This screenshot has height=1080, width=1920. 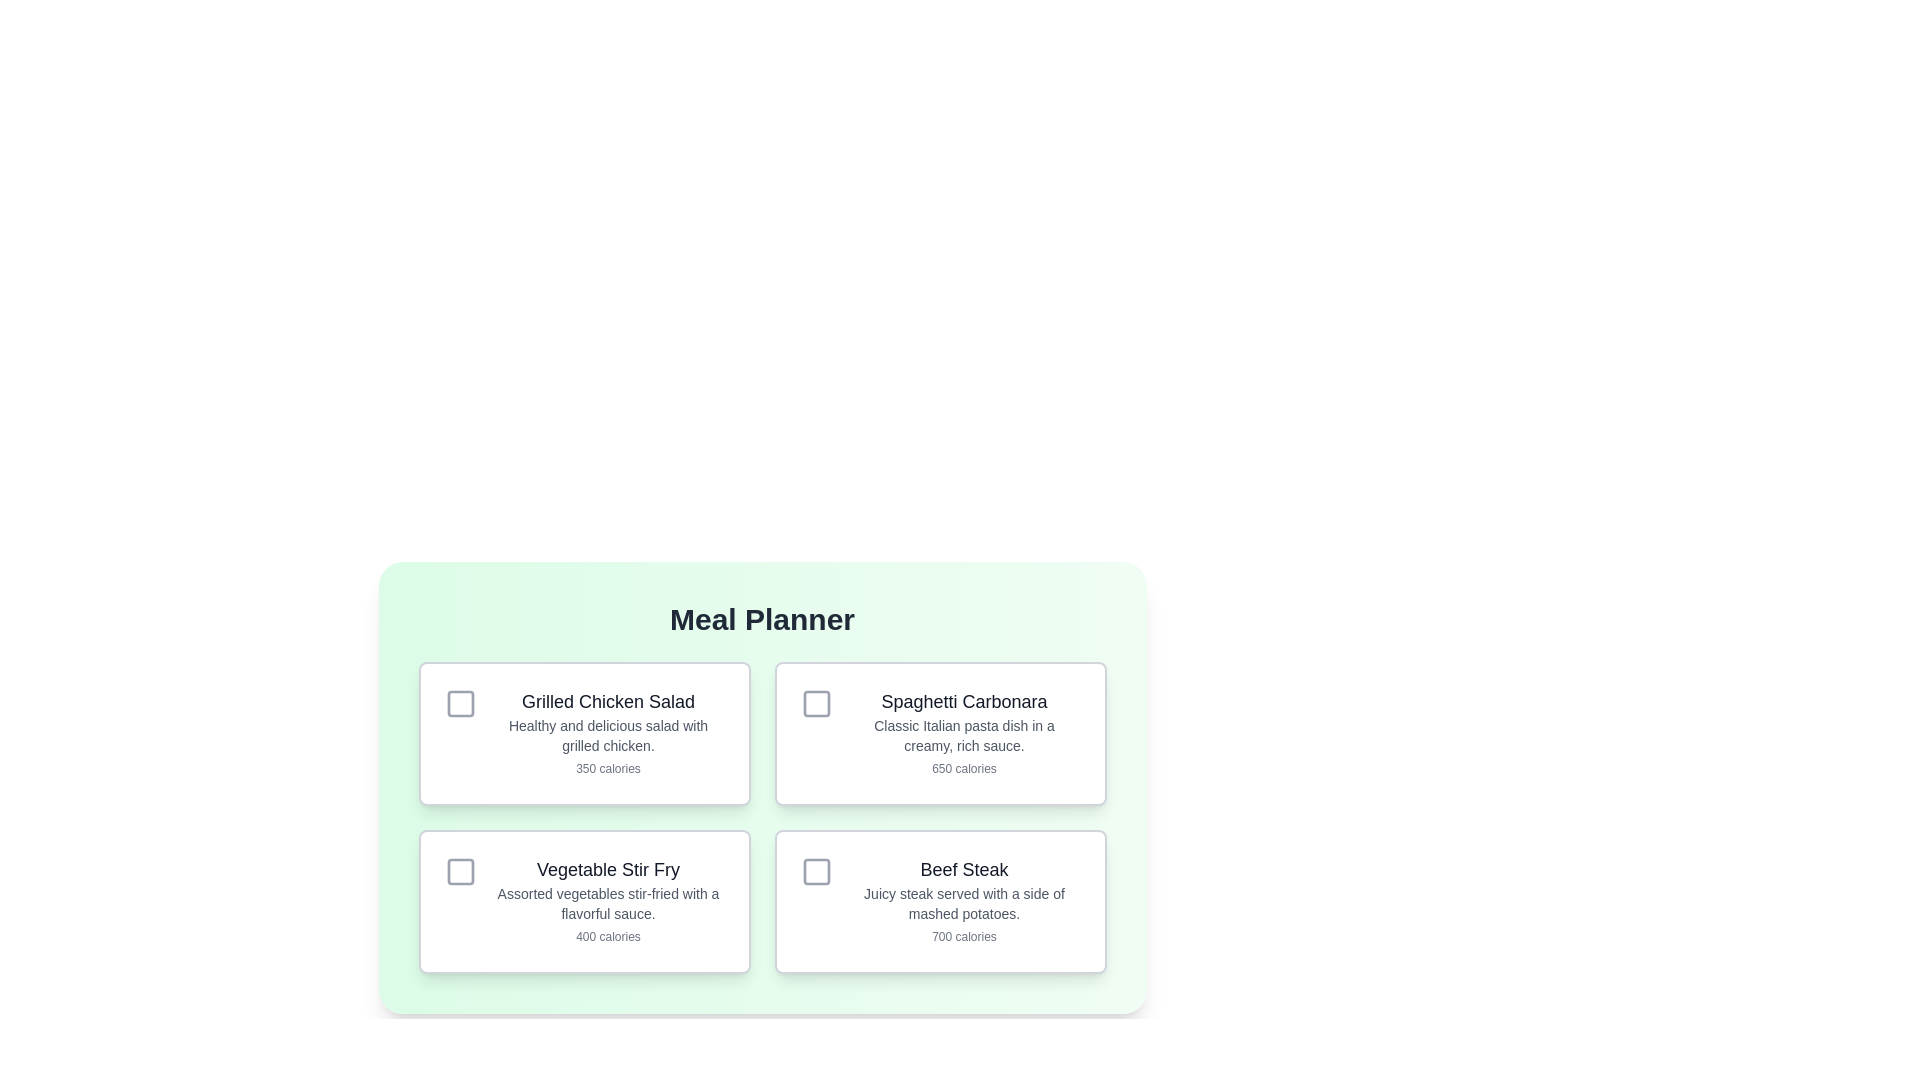 I want to click on descriptive text that says 'Classic Italian pasta dish in a creamy, rich sauce.' which is displayed in gray color and smaller font size, positioned below the title 'Spaghetti Carbonara' in the Meal Planner interface, so click(x=964, y=736).